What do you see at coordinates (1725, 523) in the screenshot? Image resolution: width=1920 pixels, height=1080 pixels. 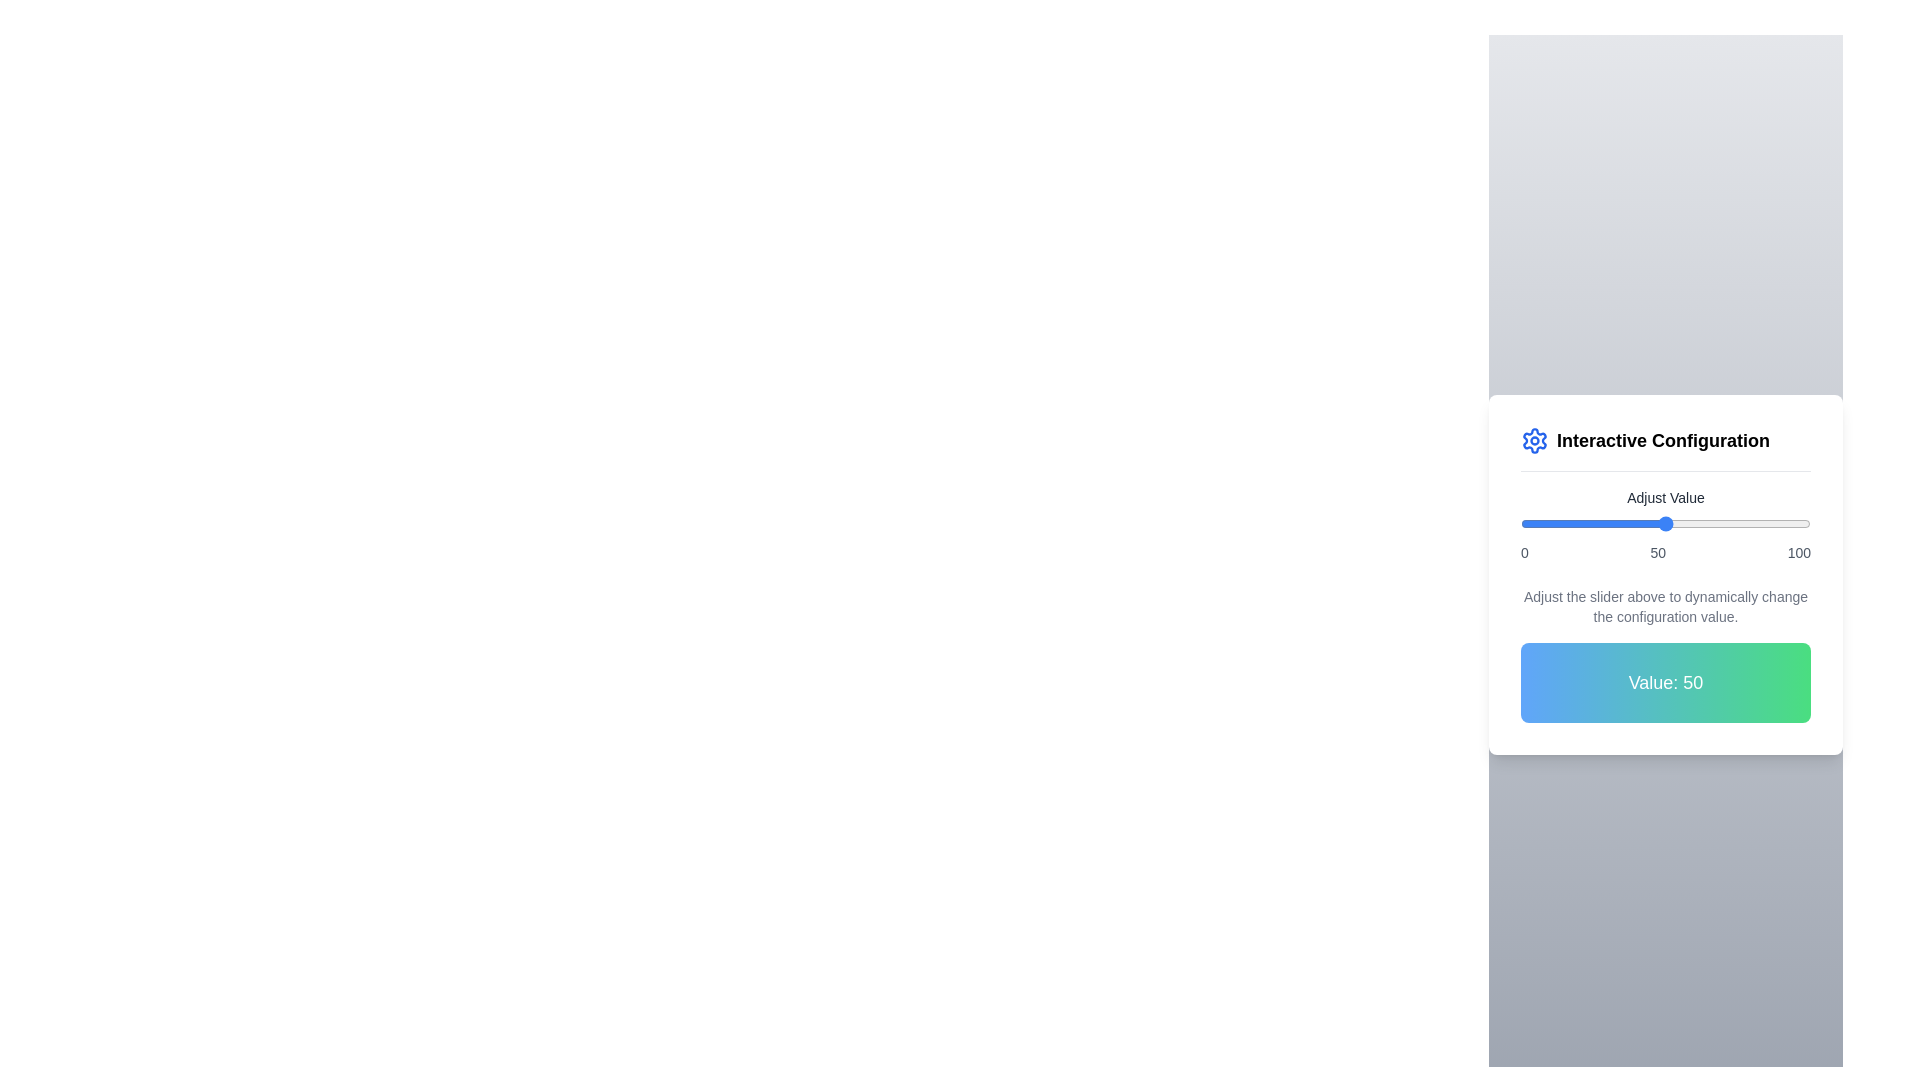 I see `the slider to set its value to 71` at bounding box center [1725, 523].